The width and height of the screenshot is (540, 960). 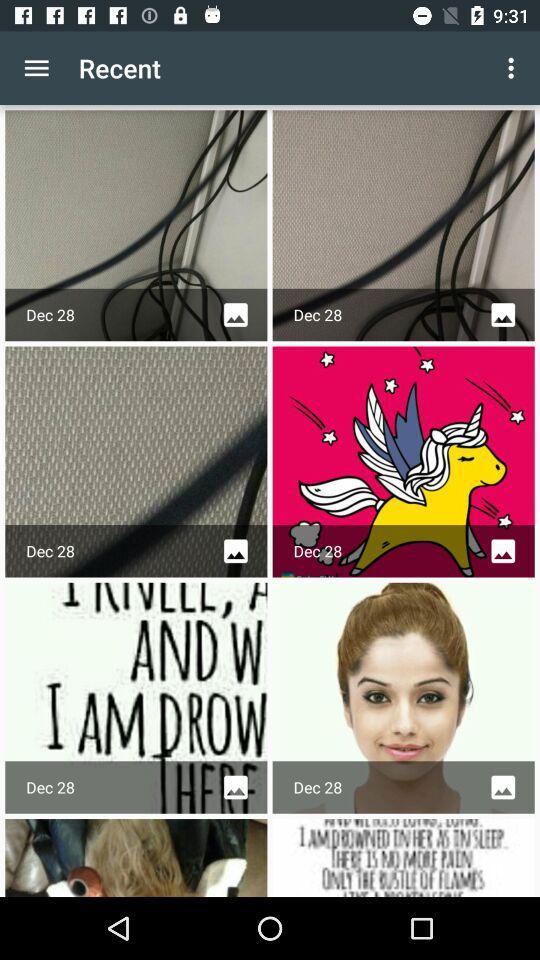 I want to click on app next to recent item, so click(x=36, y=68).